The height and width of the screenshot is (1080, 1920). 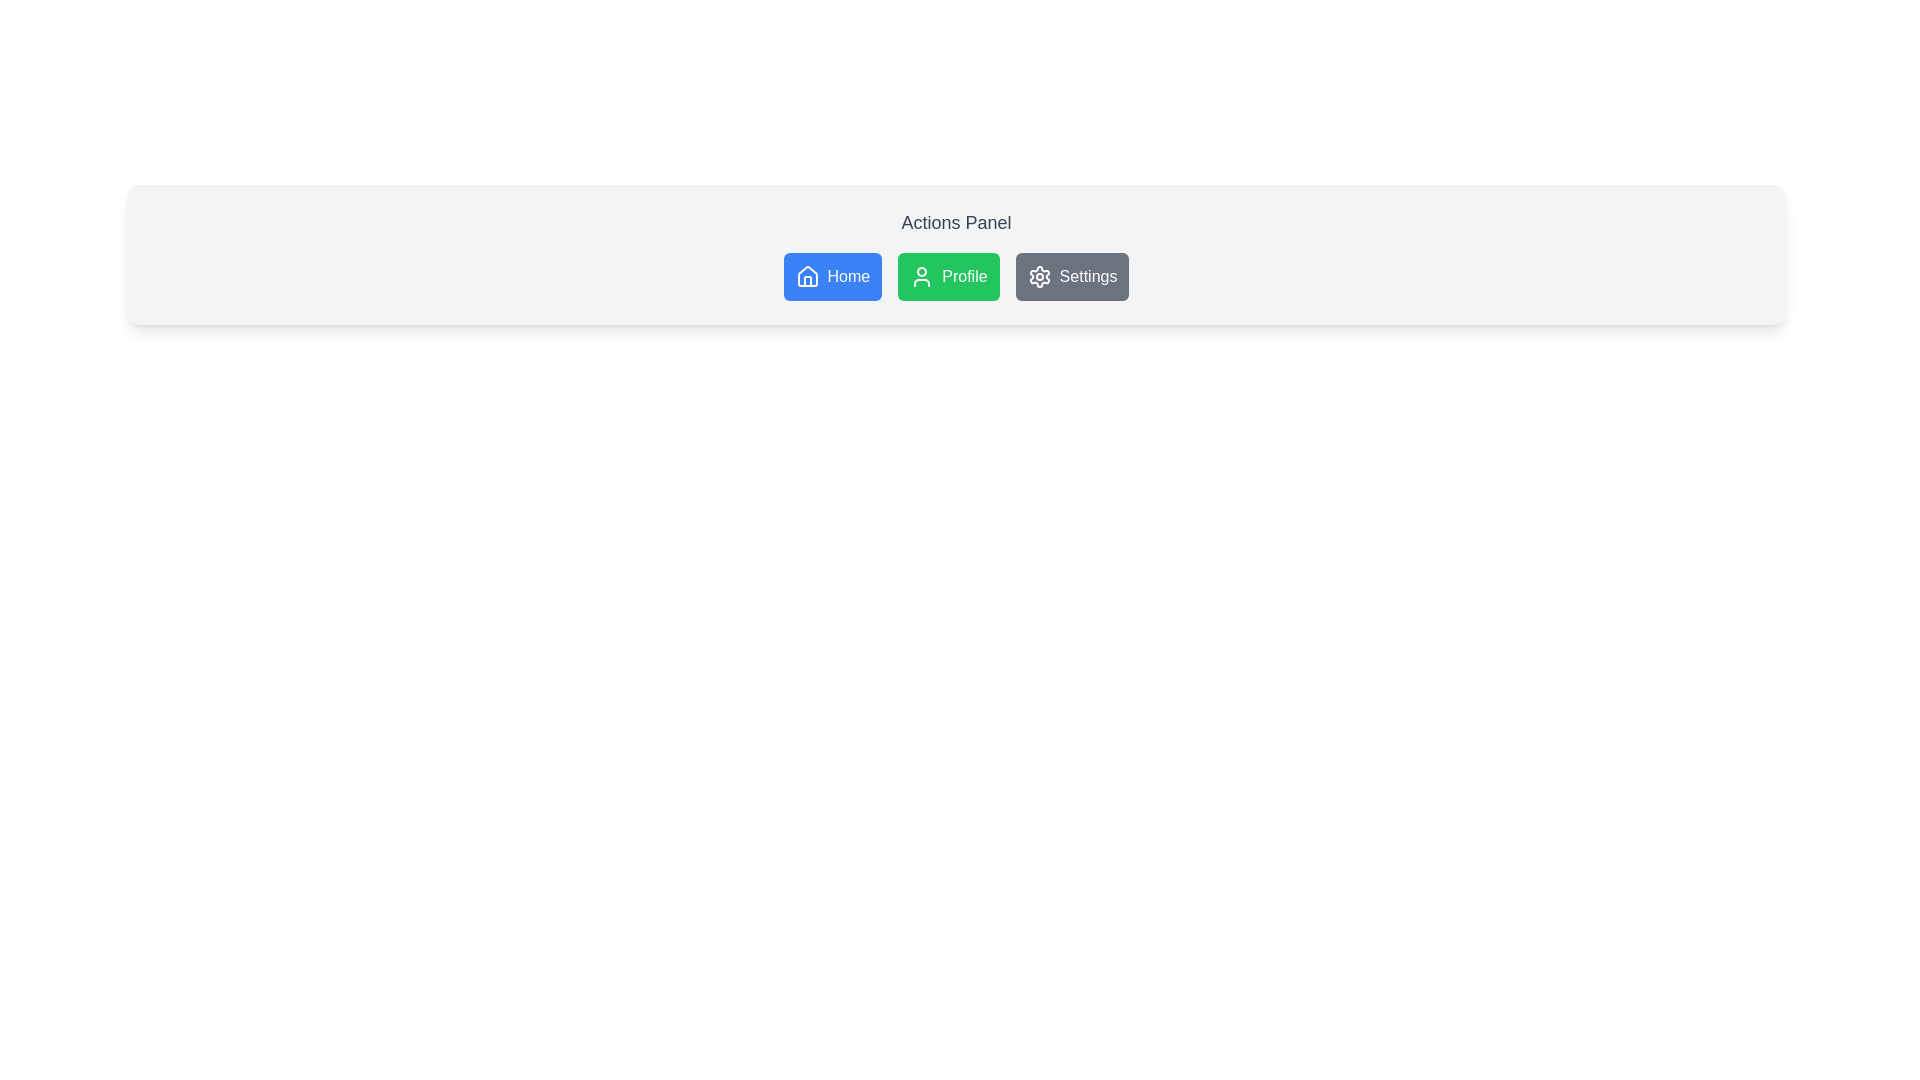 What do you see at coordinates (1039, 277) in the screenshot?
I see `the settings icon located to the left of the 'Settings' text` at bounding box center [1039, 277].